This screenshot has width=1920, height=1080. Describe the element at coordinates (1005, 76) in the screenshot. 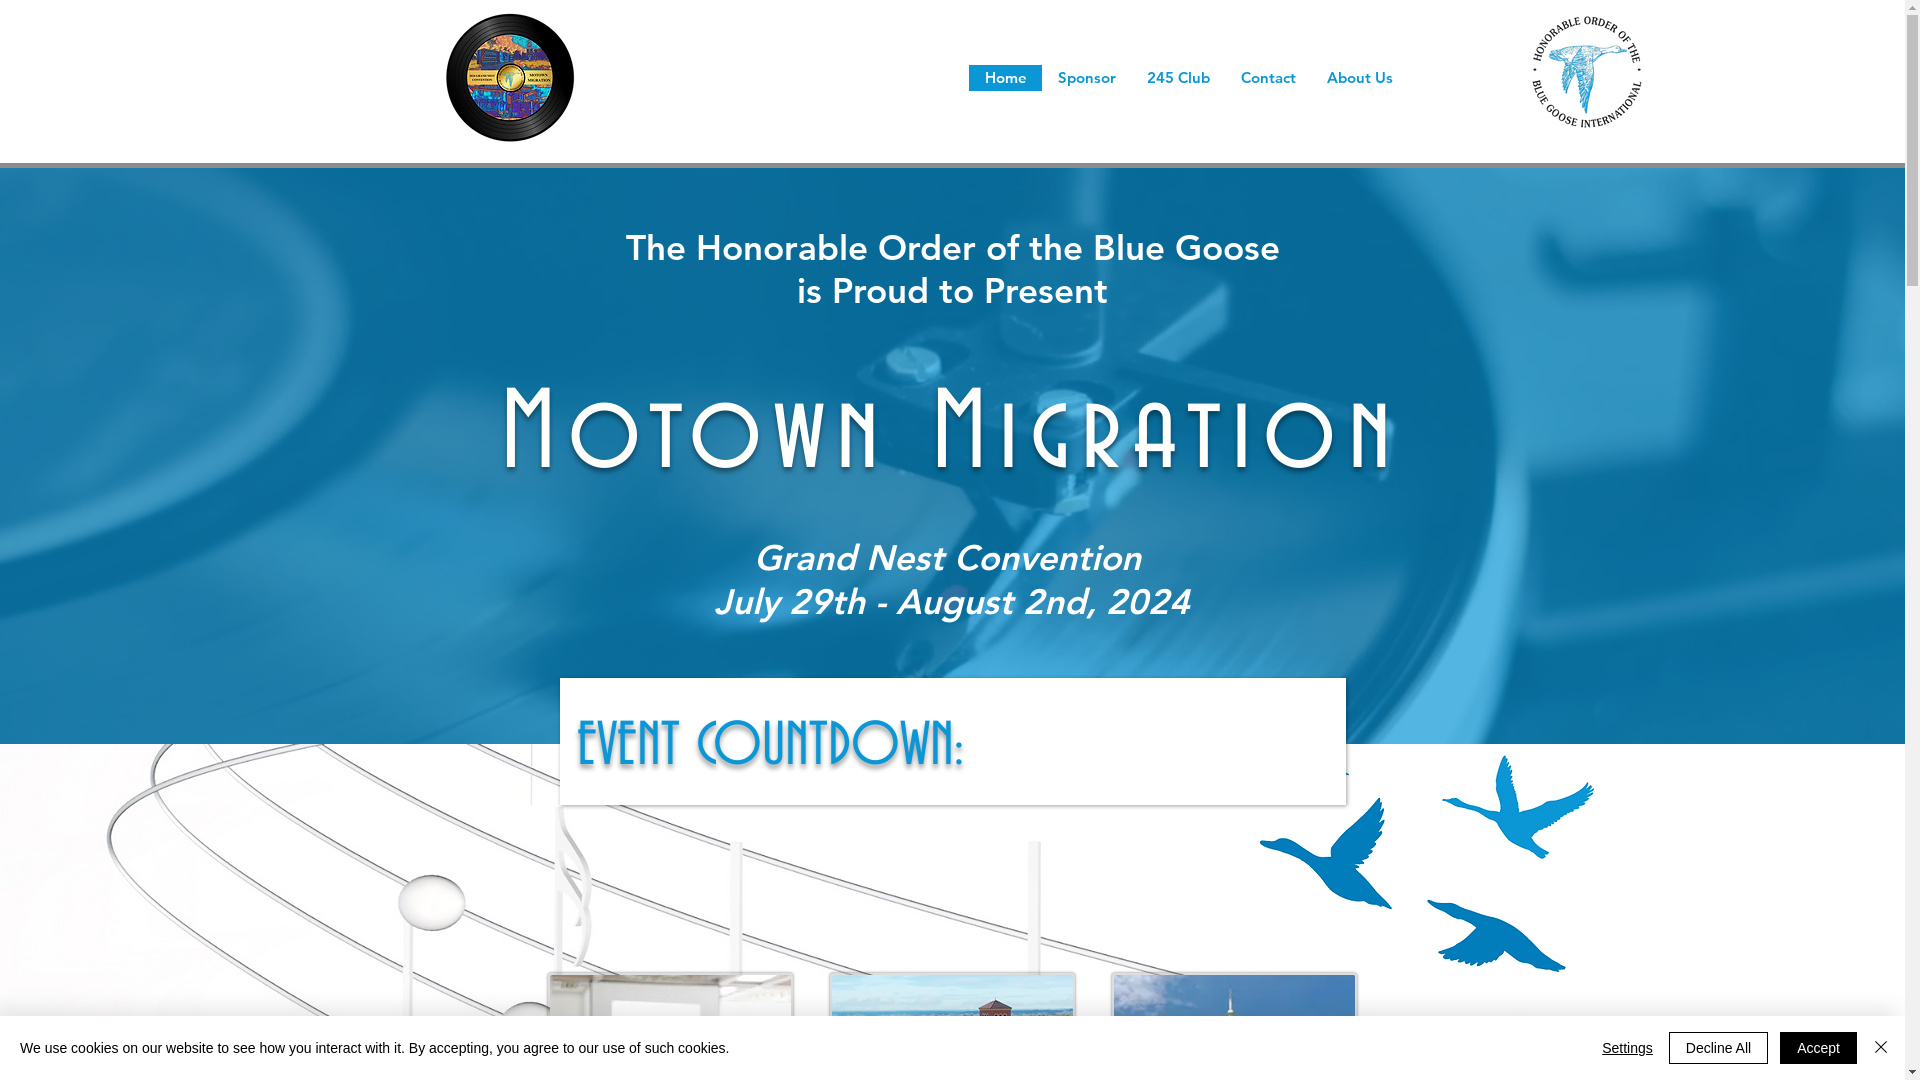

I see `'Home'` at that location.